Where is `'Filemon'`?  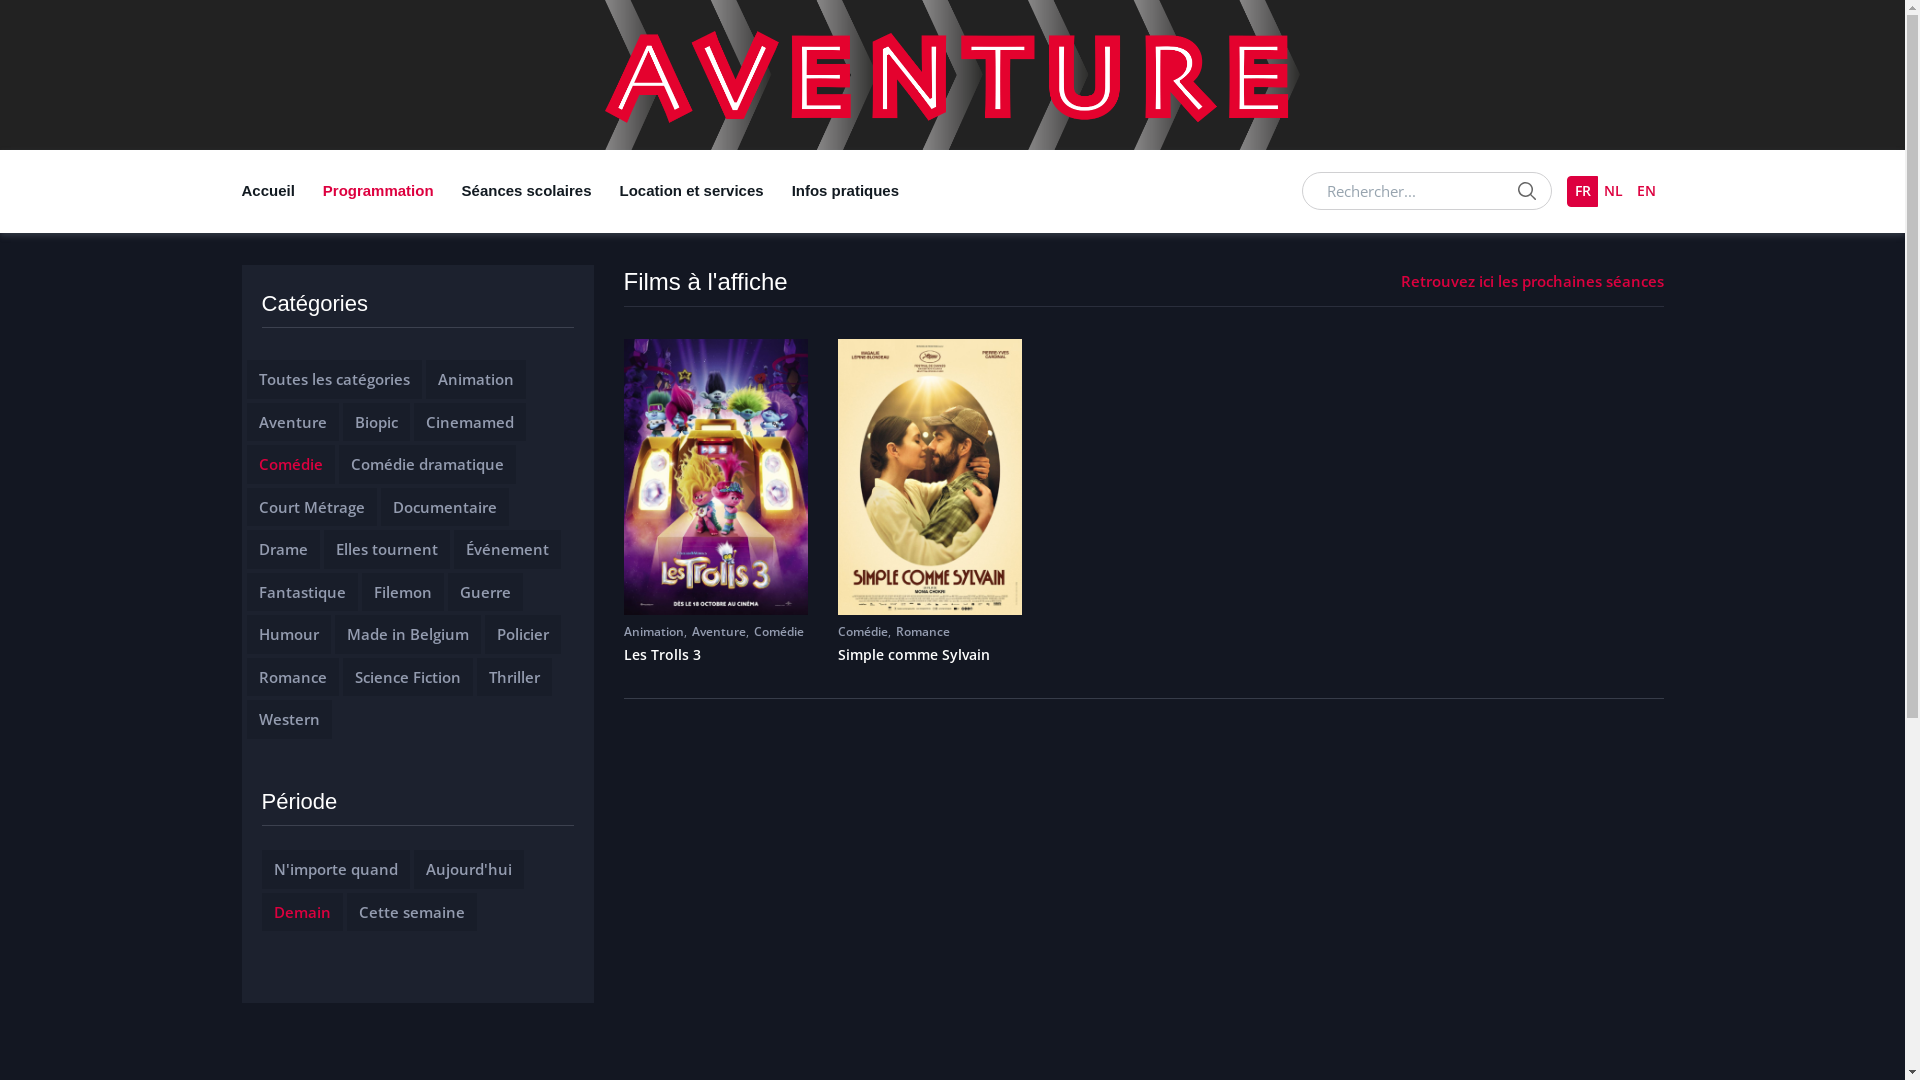
'Filemon' is located at coordinates (402, 590).